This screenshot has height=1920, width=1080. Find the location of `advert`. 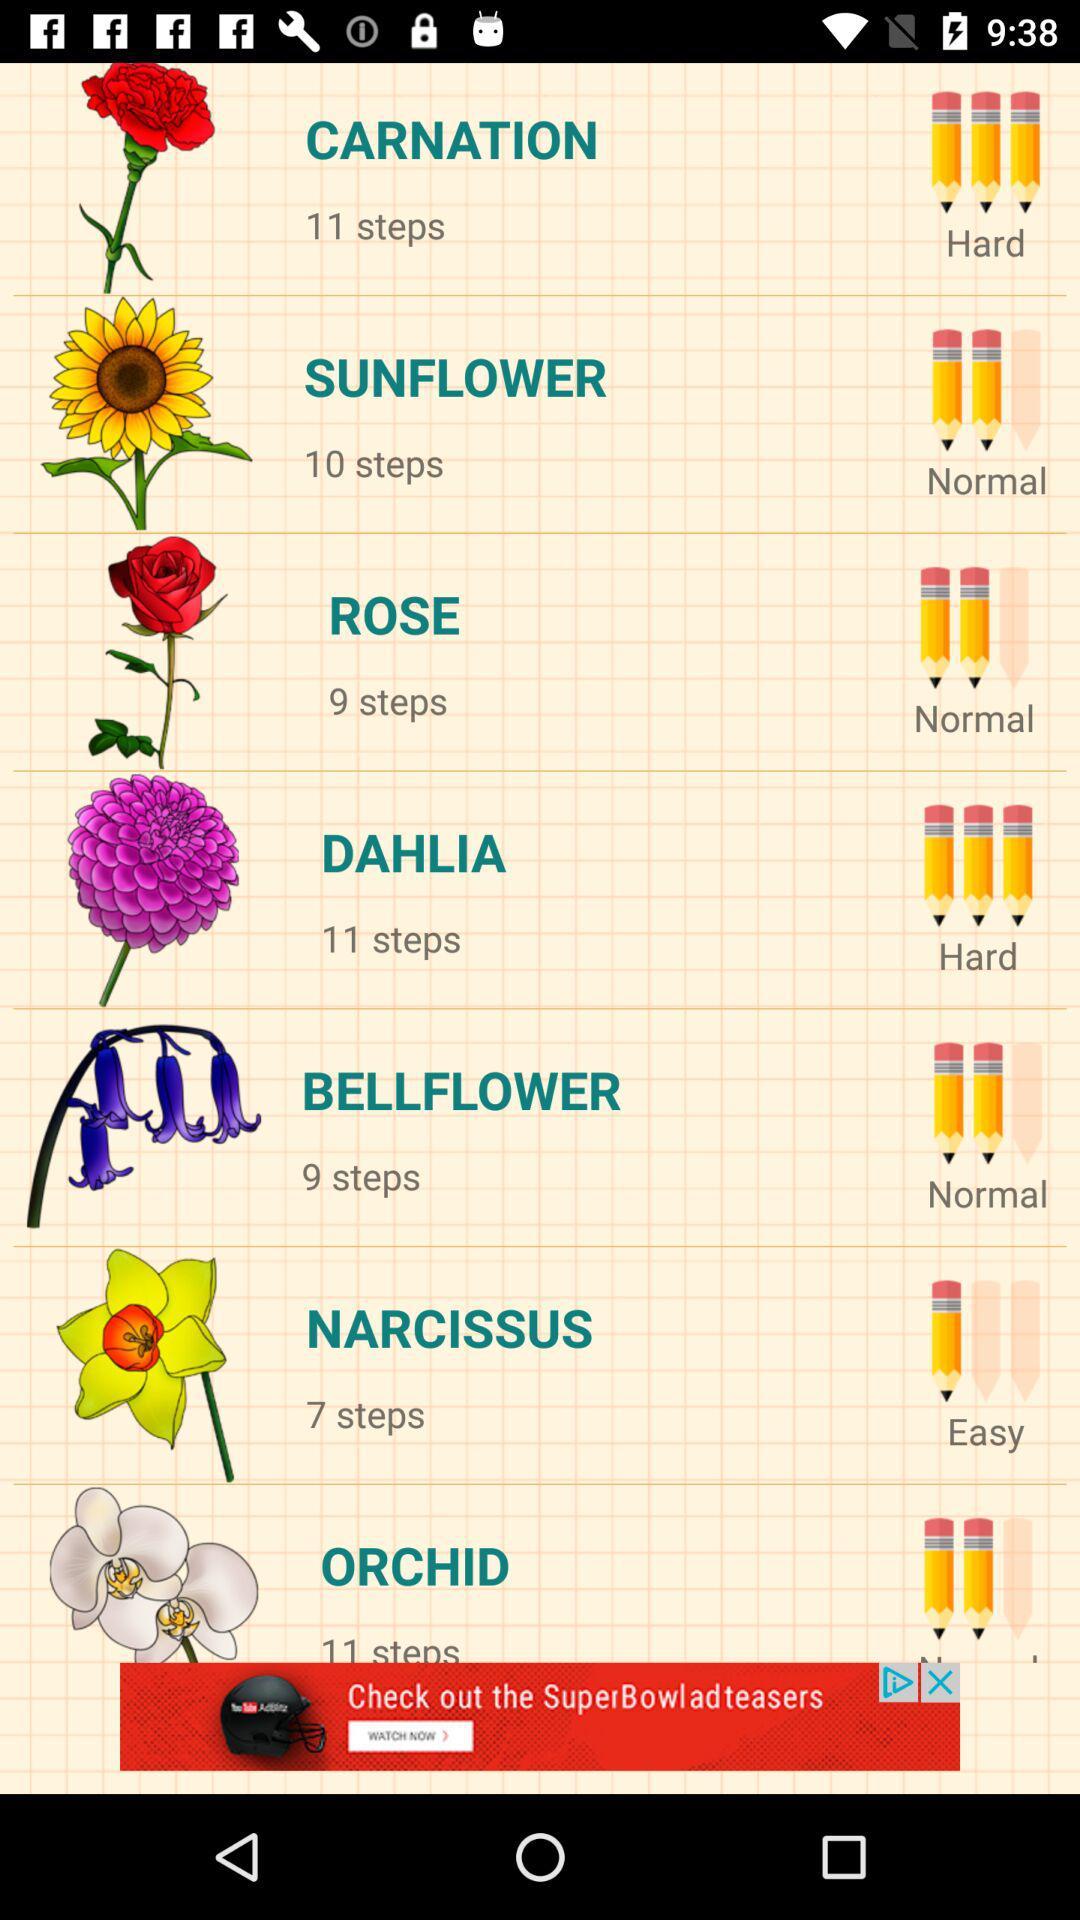

advert is located at coordinates (540, 1727).